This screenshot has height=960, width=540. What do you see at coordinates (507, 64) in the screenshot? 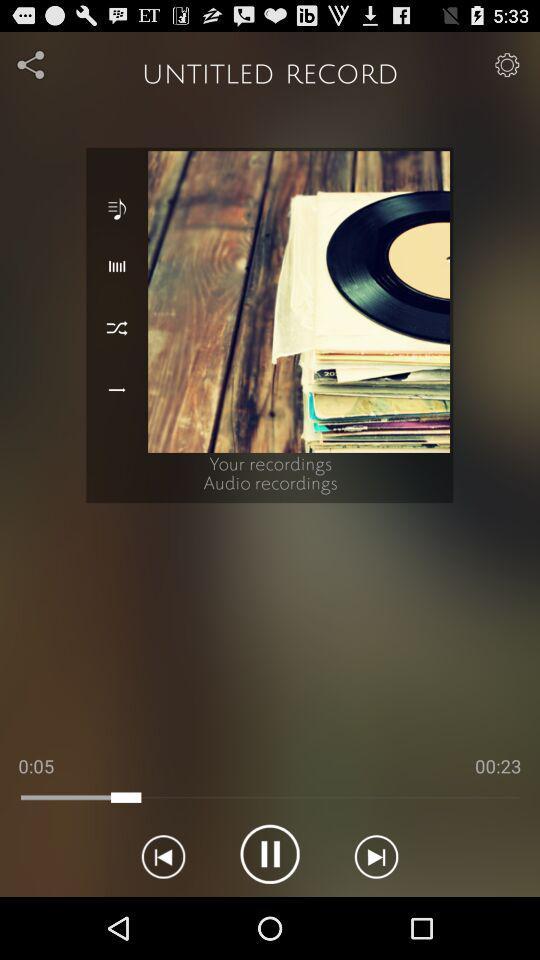
I see `settings` at bounding box center [507, 64].